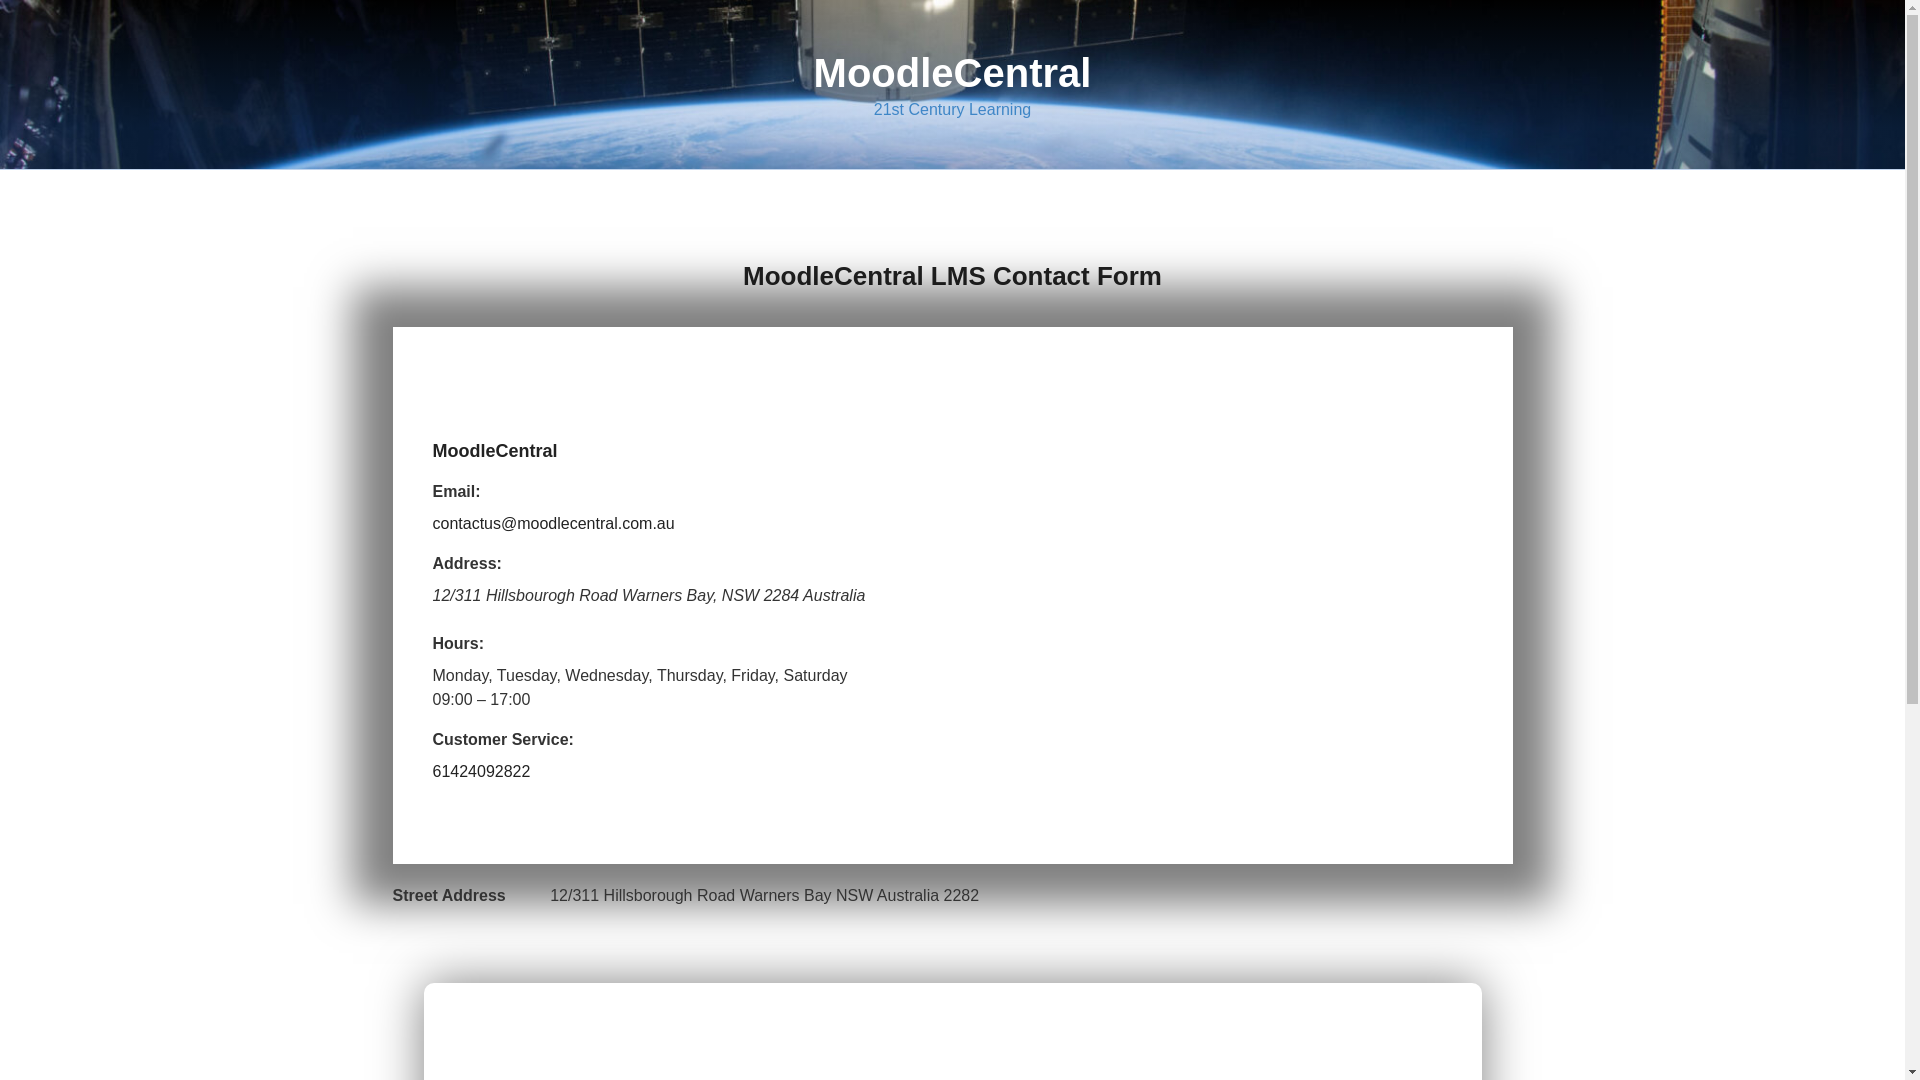  Describe the element at coordinates (552, 522) in the screenshot. I see `'contactus@moodlecentral.com.au'` at that location.